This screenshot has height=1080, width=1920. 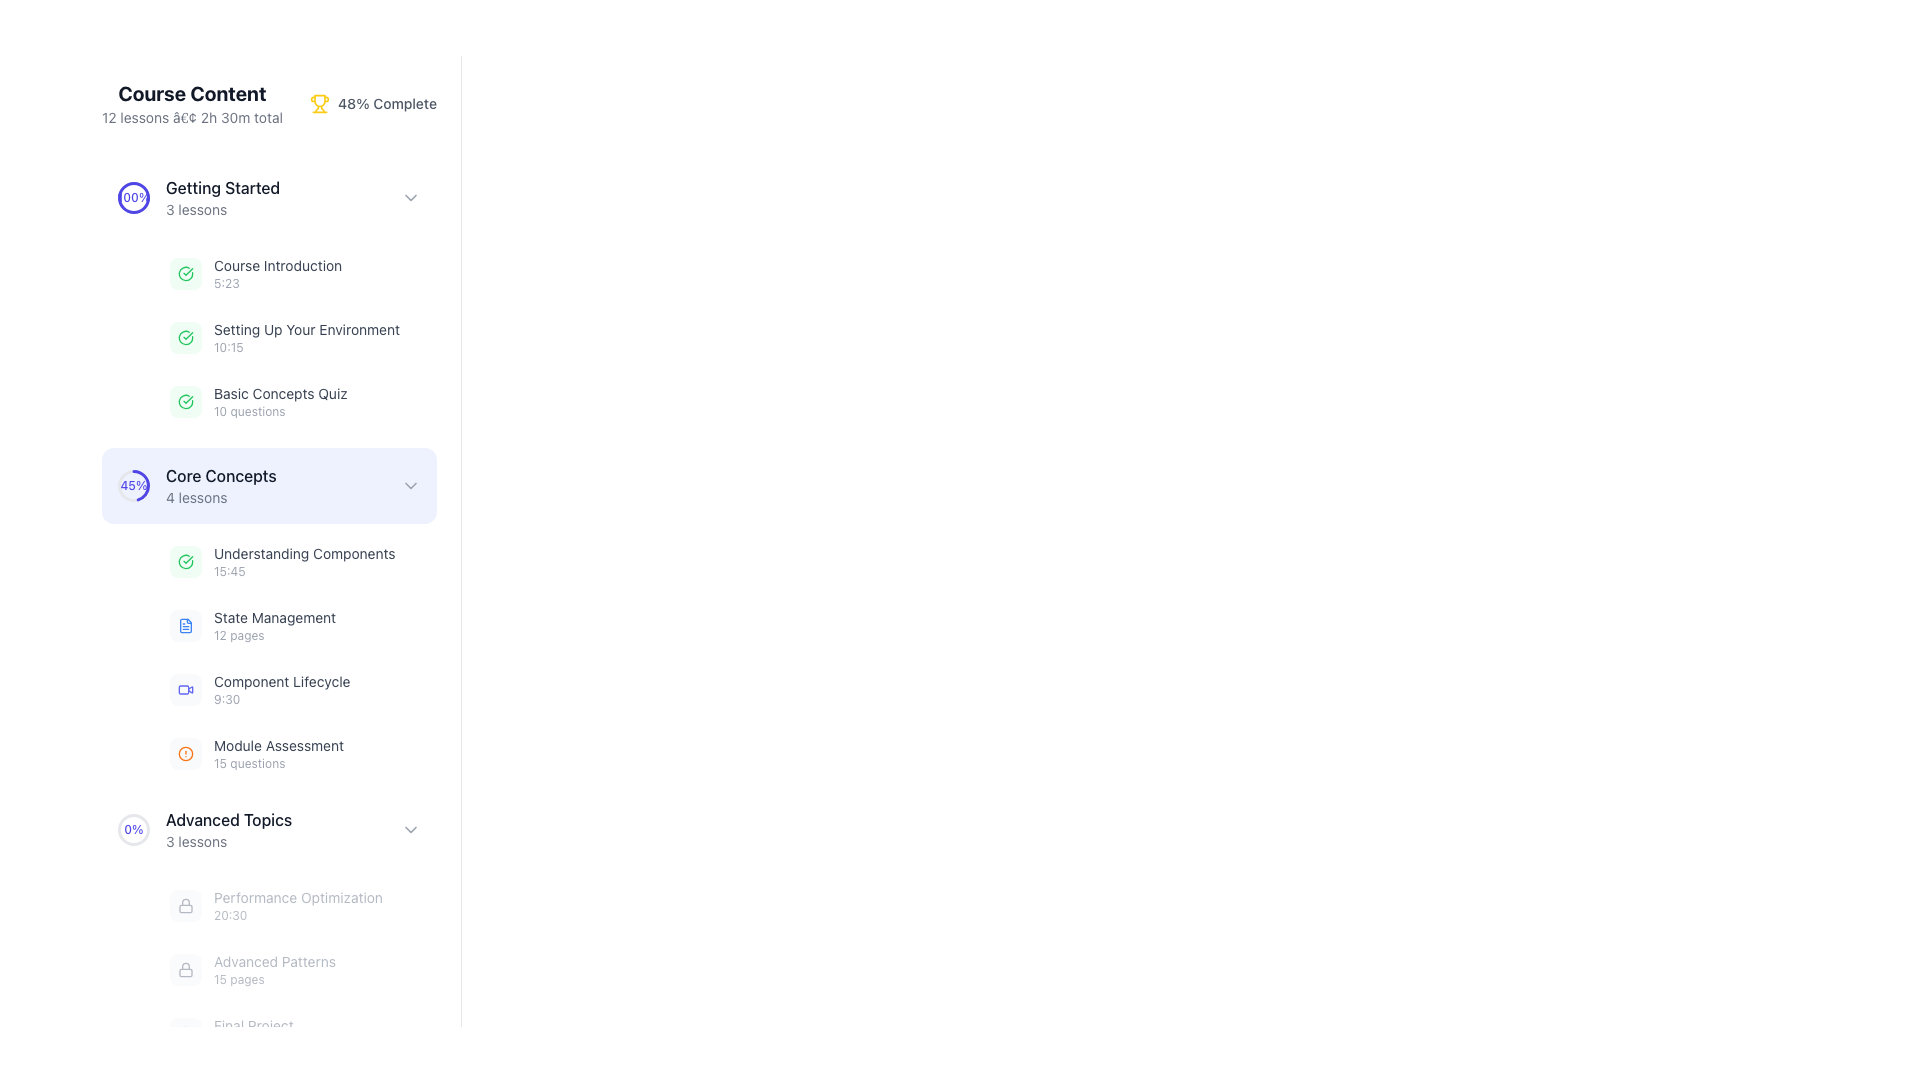 I want to click on the completion status icon for the 'Basic Concepts Quiz' located in the 'Getting Started' section of the course content sidebar, which is positioned directly to the left of the text label 'Basic Concepts Quiz', so click(x=186, y=401).